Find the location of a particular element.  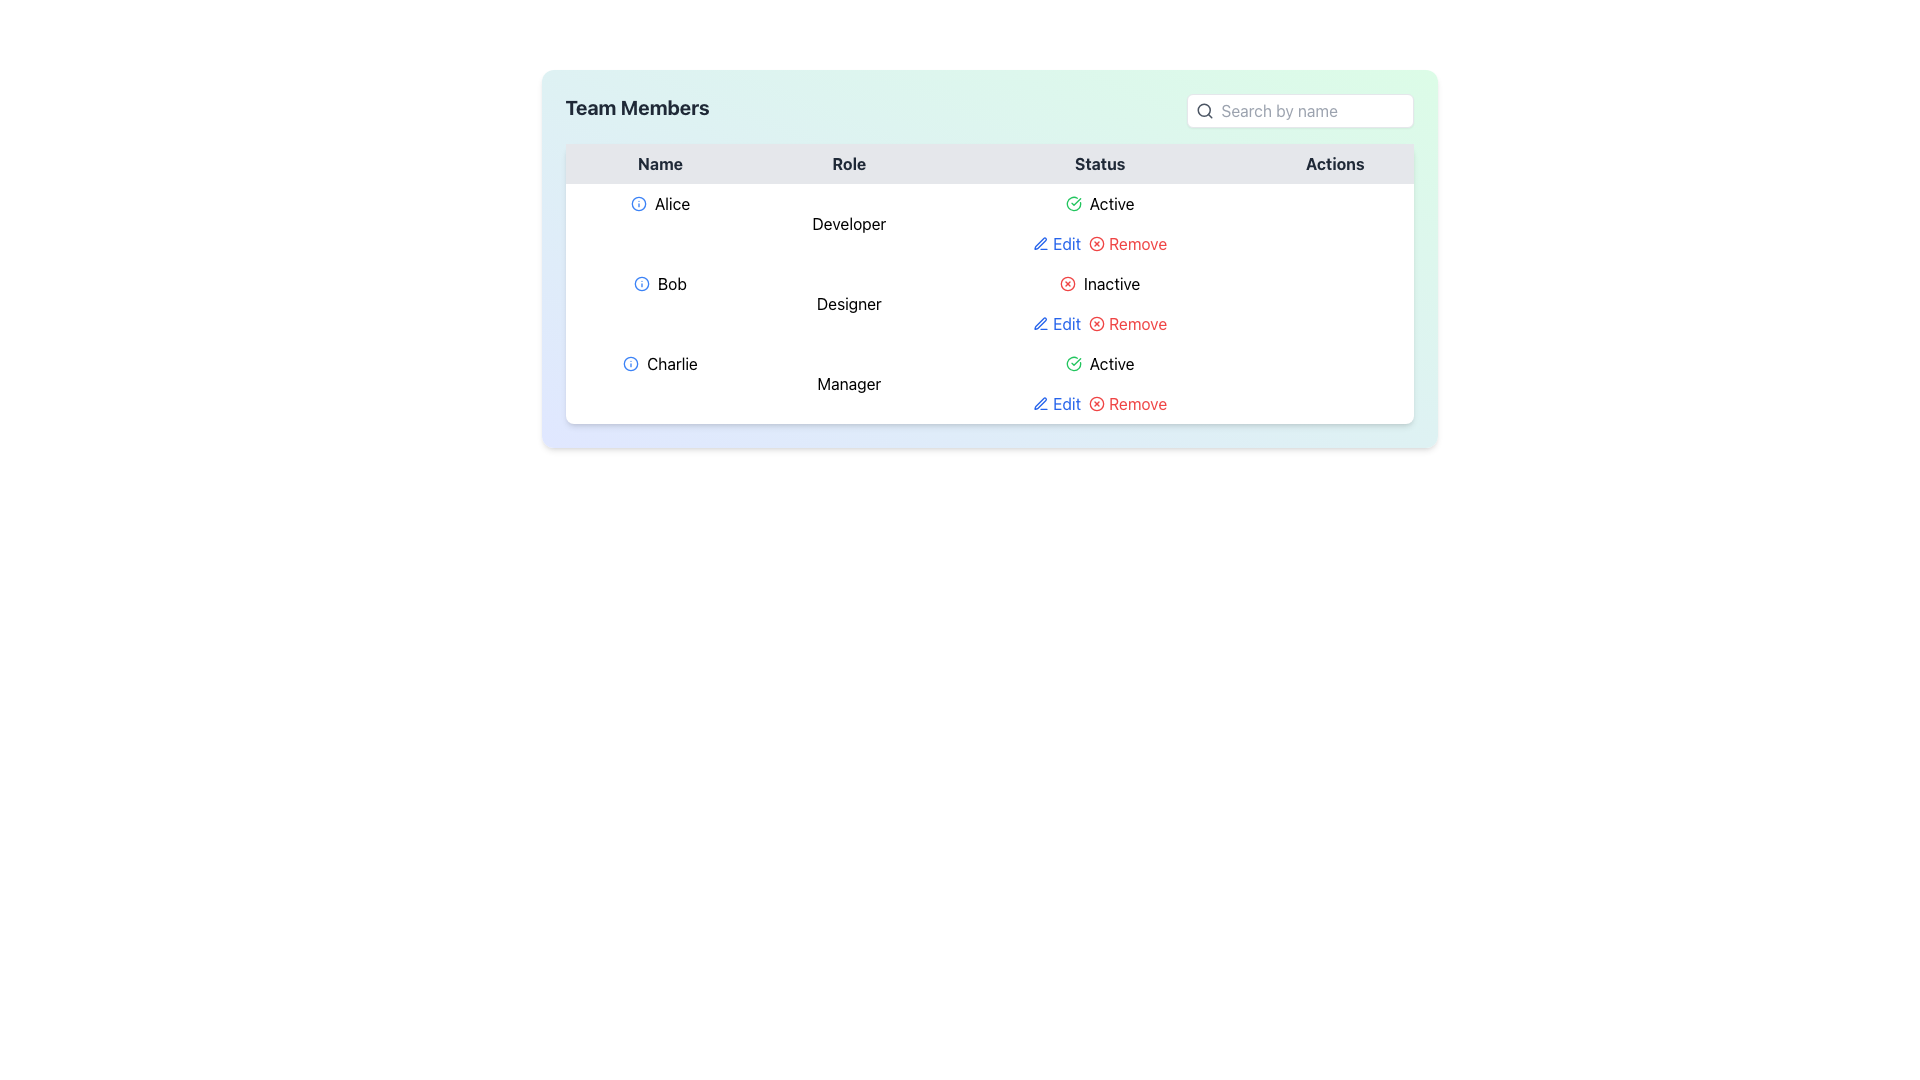

the 'Inactive' status text with icon located in the second row of the table under the 'Status' column, which is horizontally aligned with the role 'Designer' is located at coordinates (1099, 284).